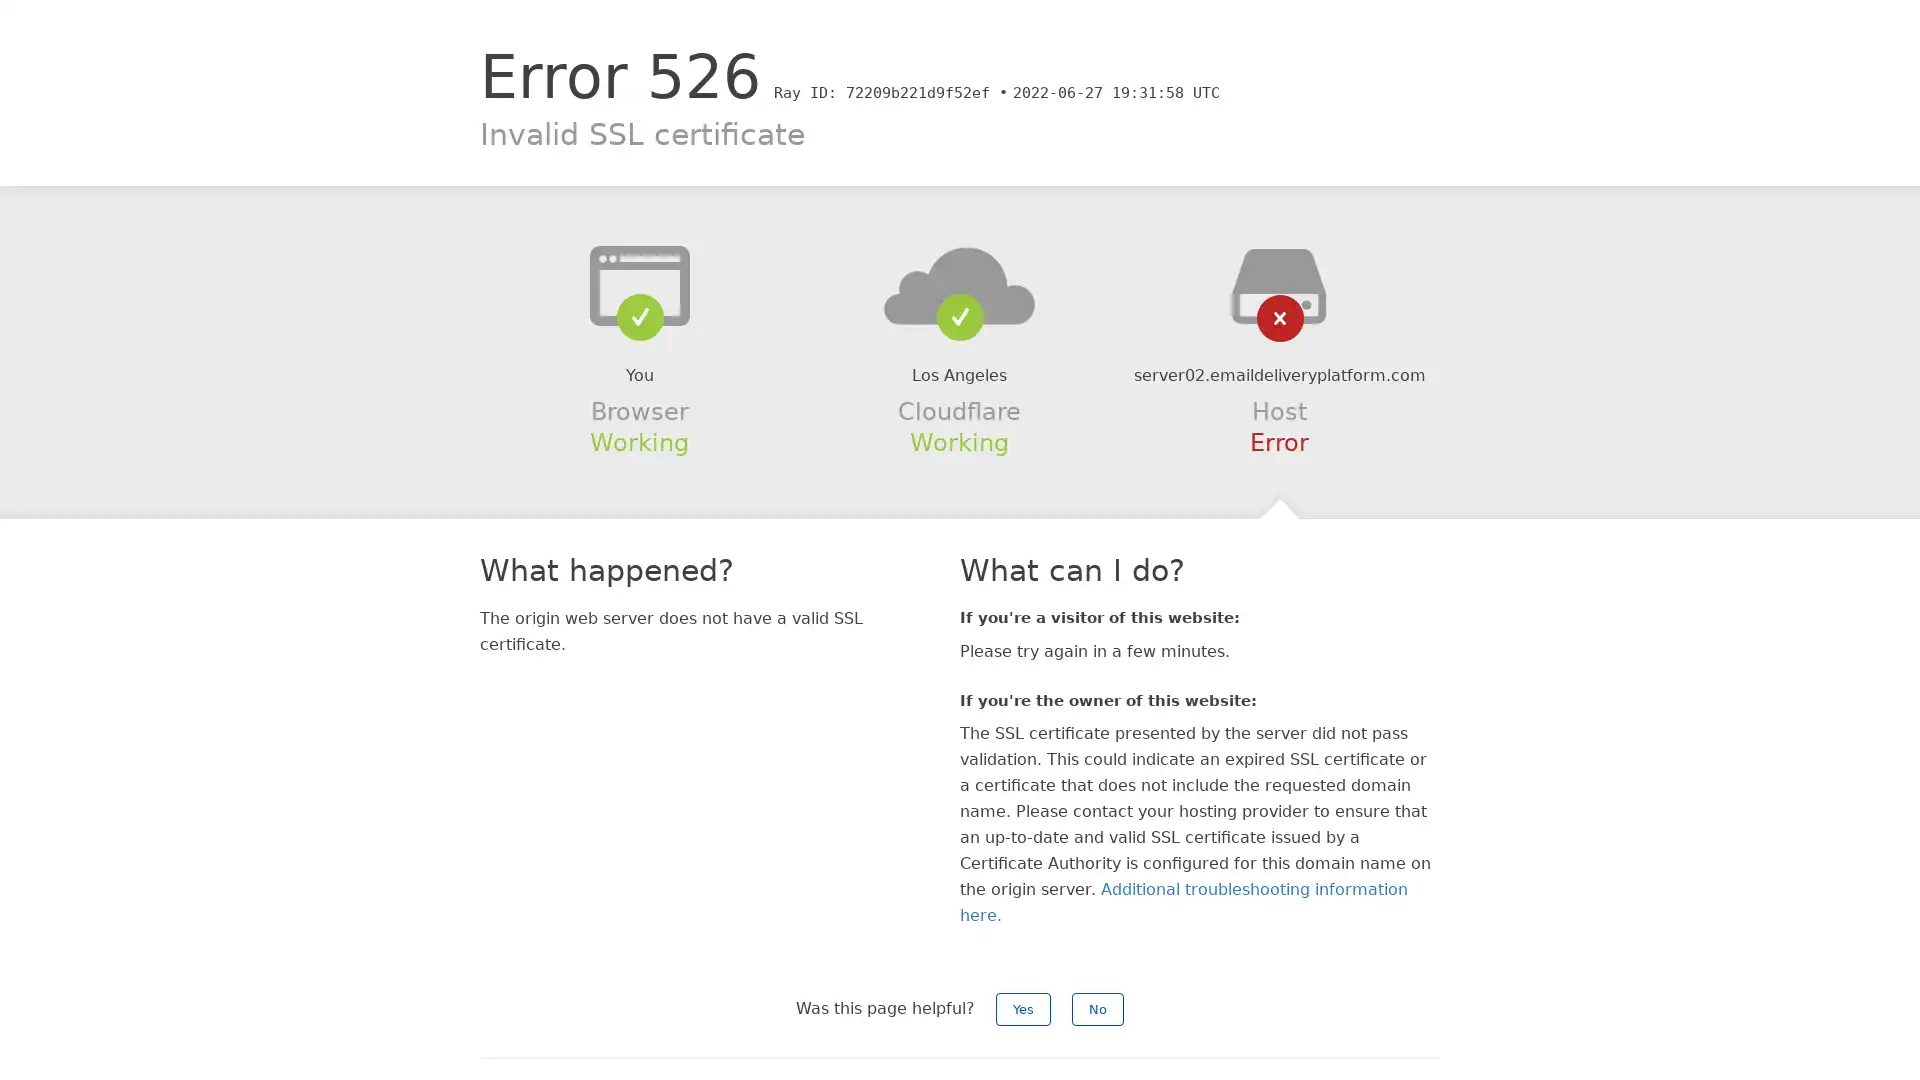 This screenshot has width=1920, height=1080. What do you see at coordinates (1097, 1009) in the screenshot?
I see `No` at bounding box center [1097, 1009].